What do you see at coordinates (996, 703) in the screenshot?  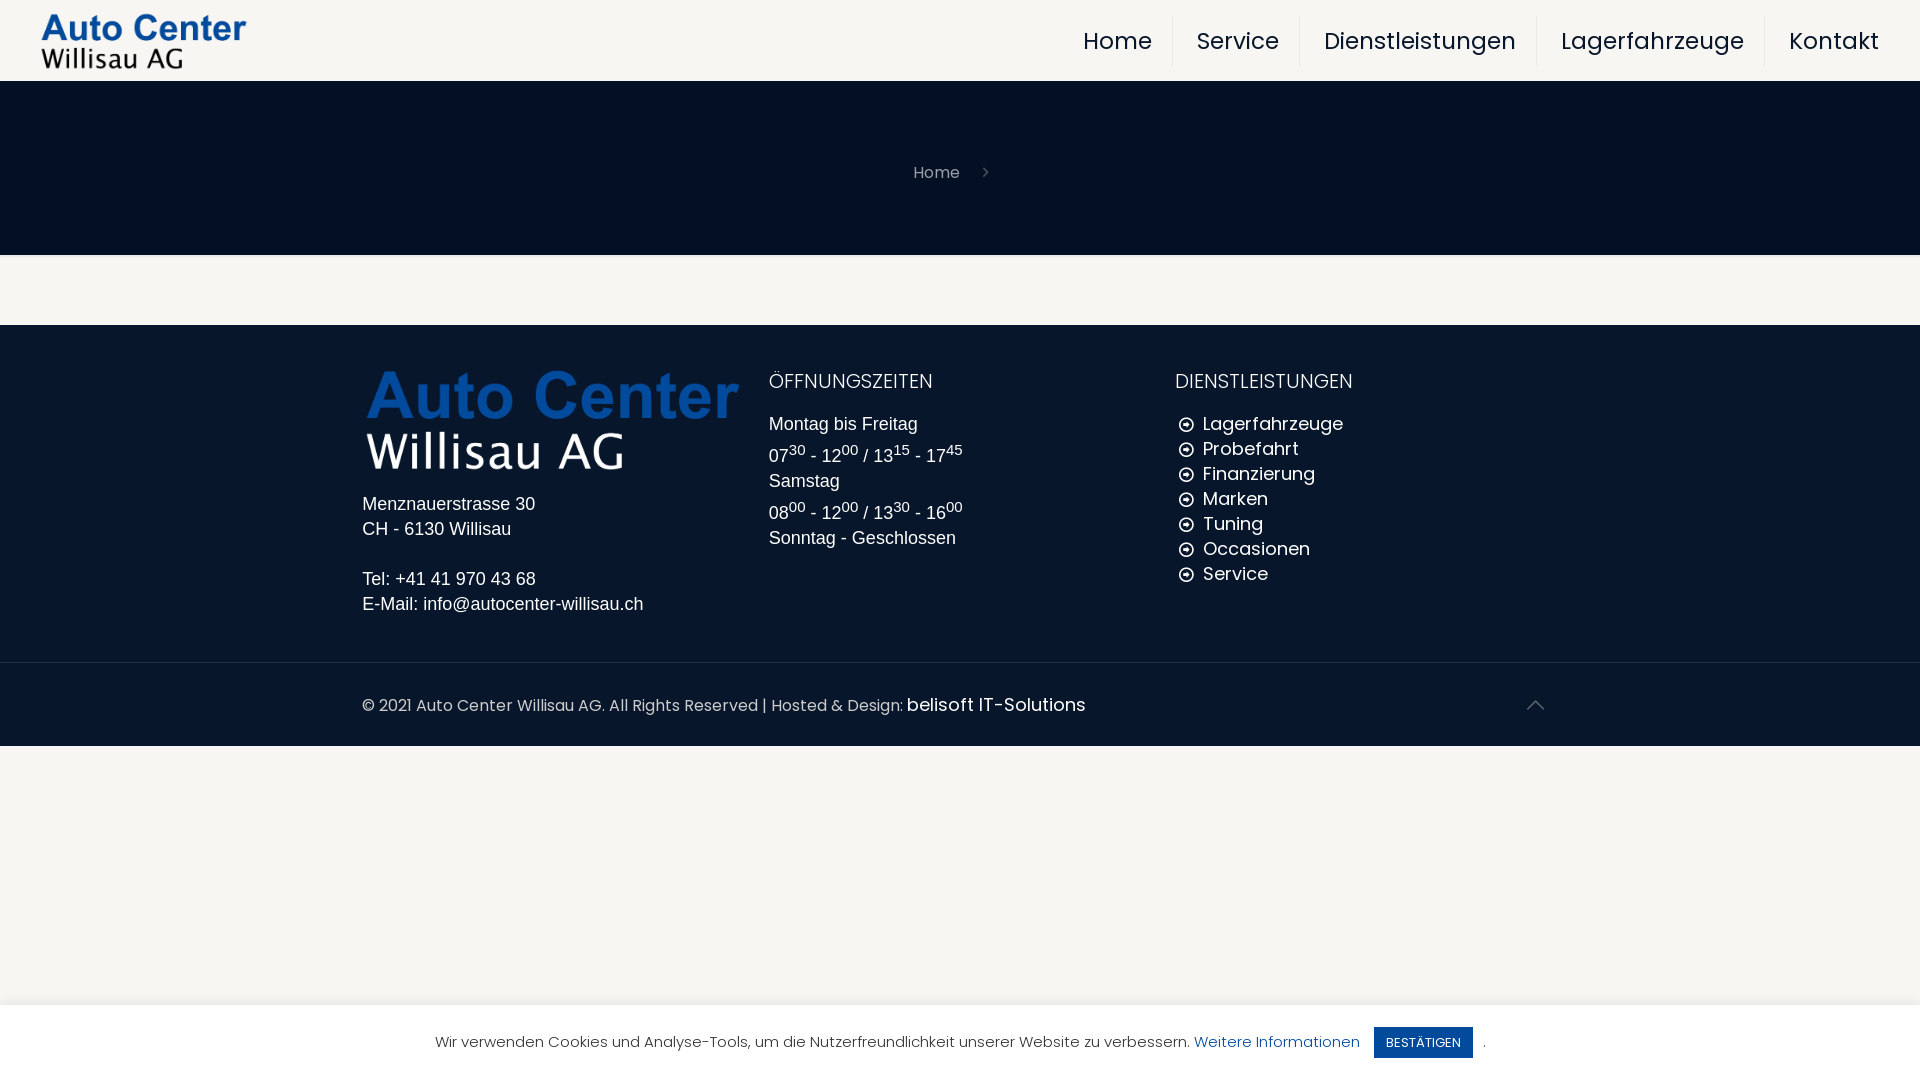 I see `'belisoft IT-Solutions'` at bounding box center [996, 703].